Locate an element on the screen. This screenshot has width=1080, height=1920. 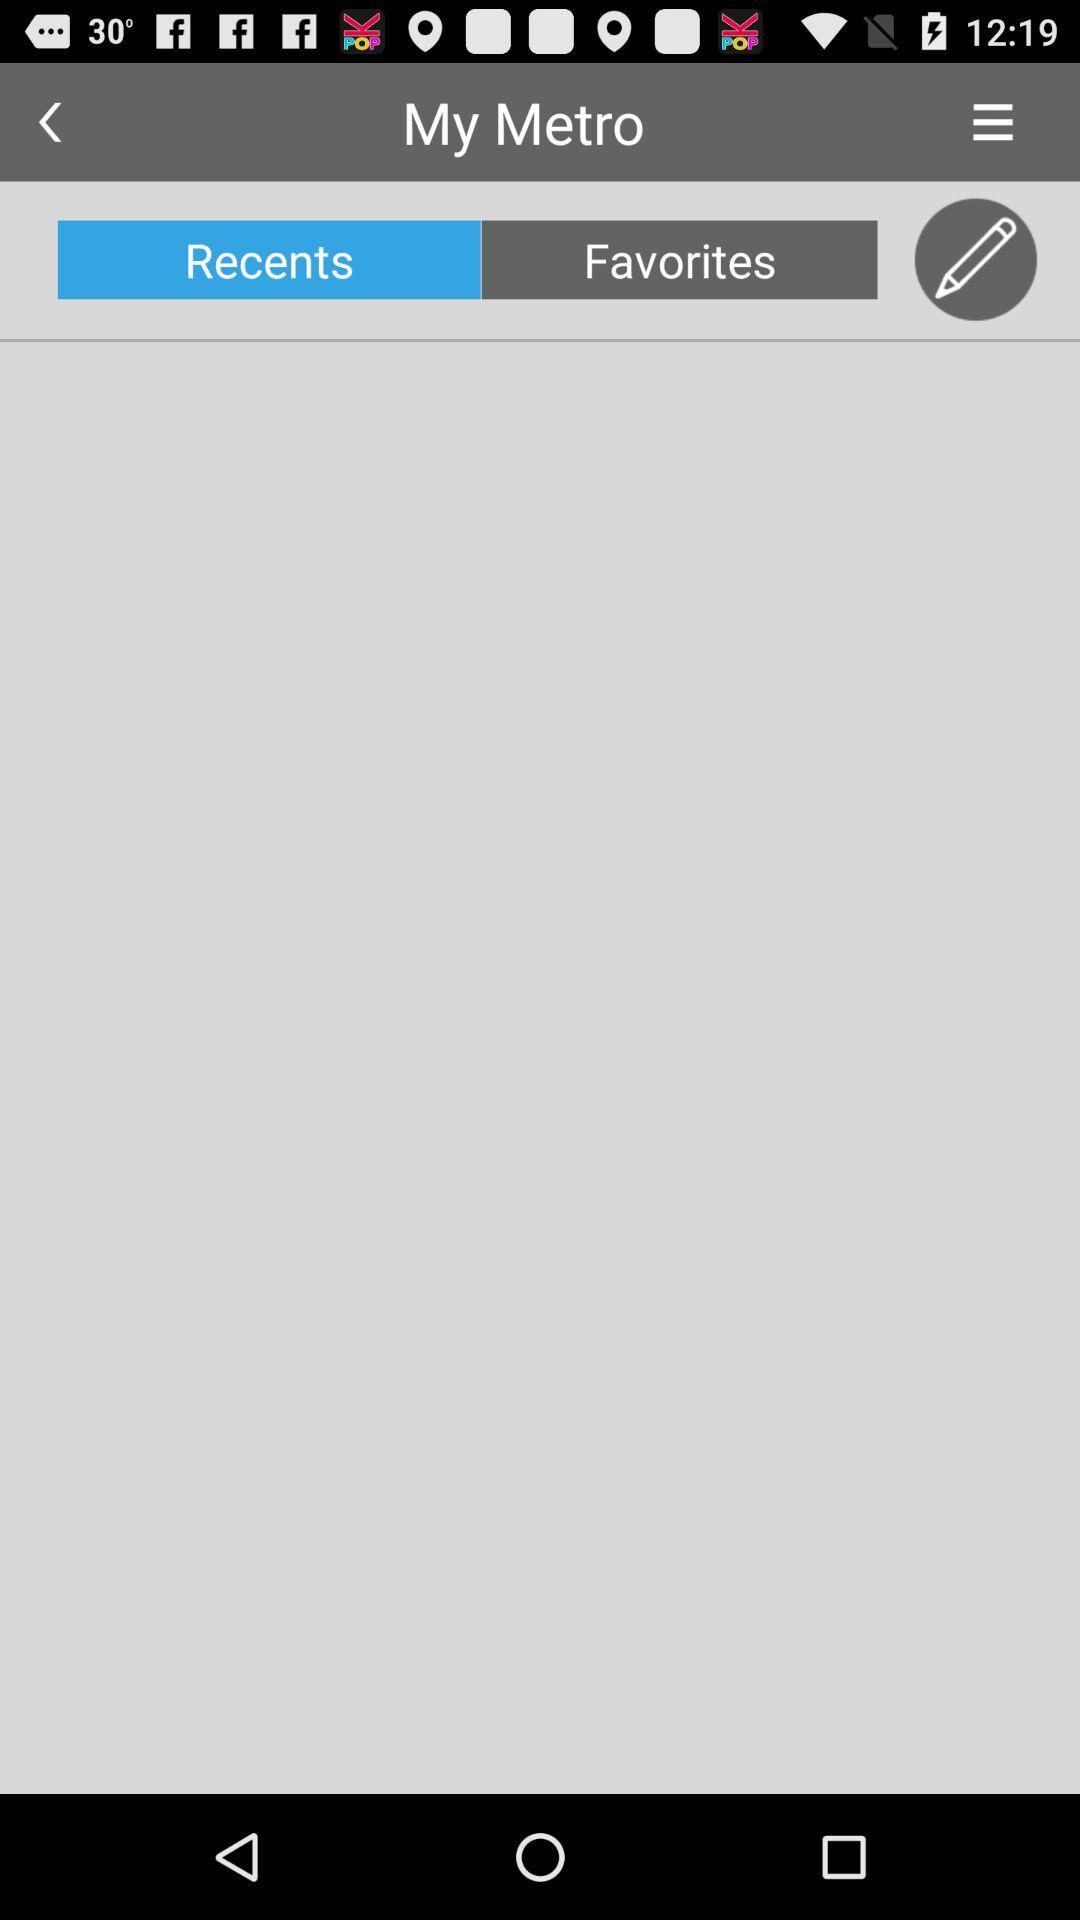
the icon to the right of the recents app is located at coordinates (678, 258).